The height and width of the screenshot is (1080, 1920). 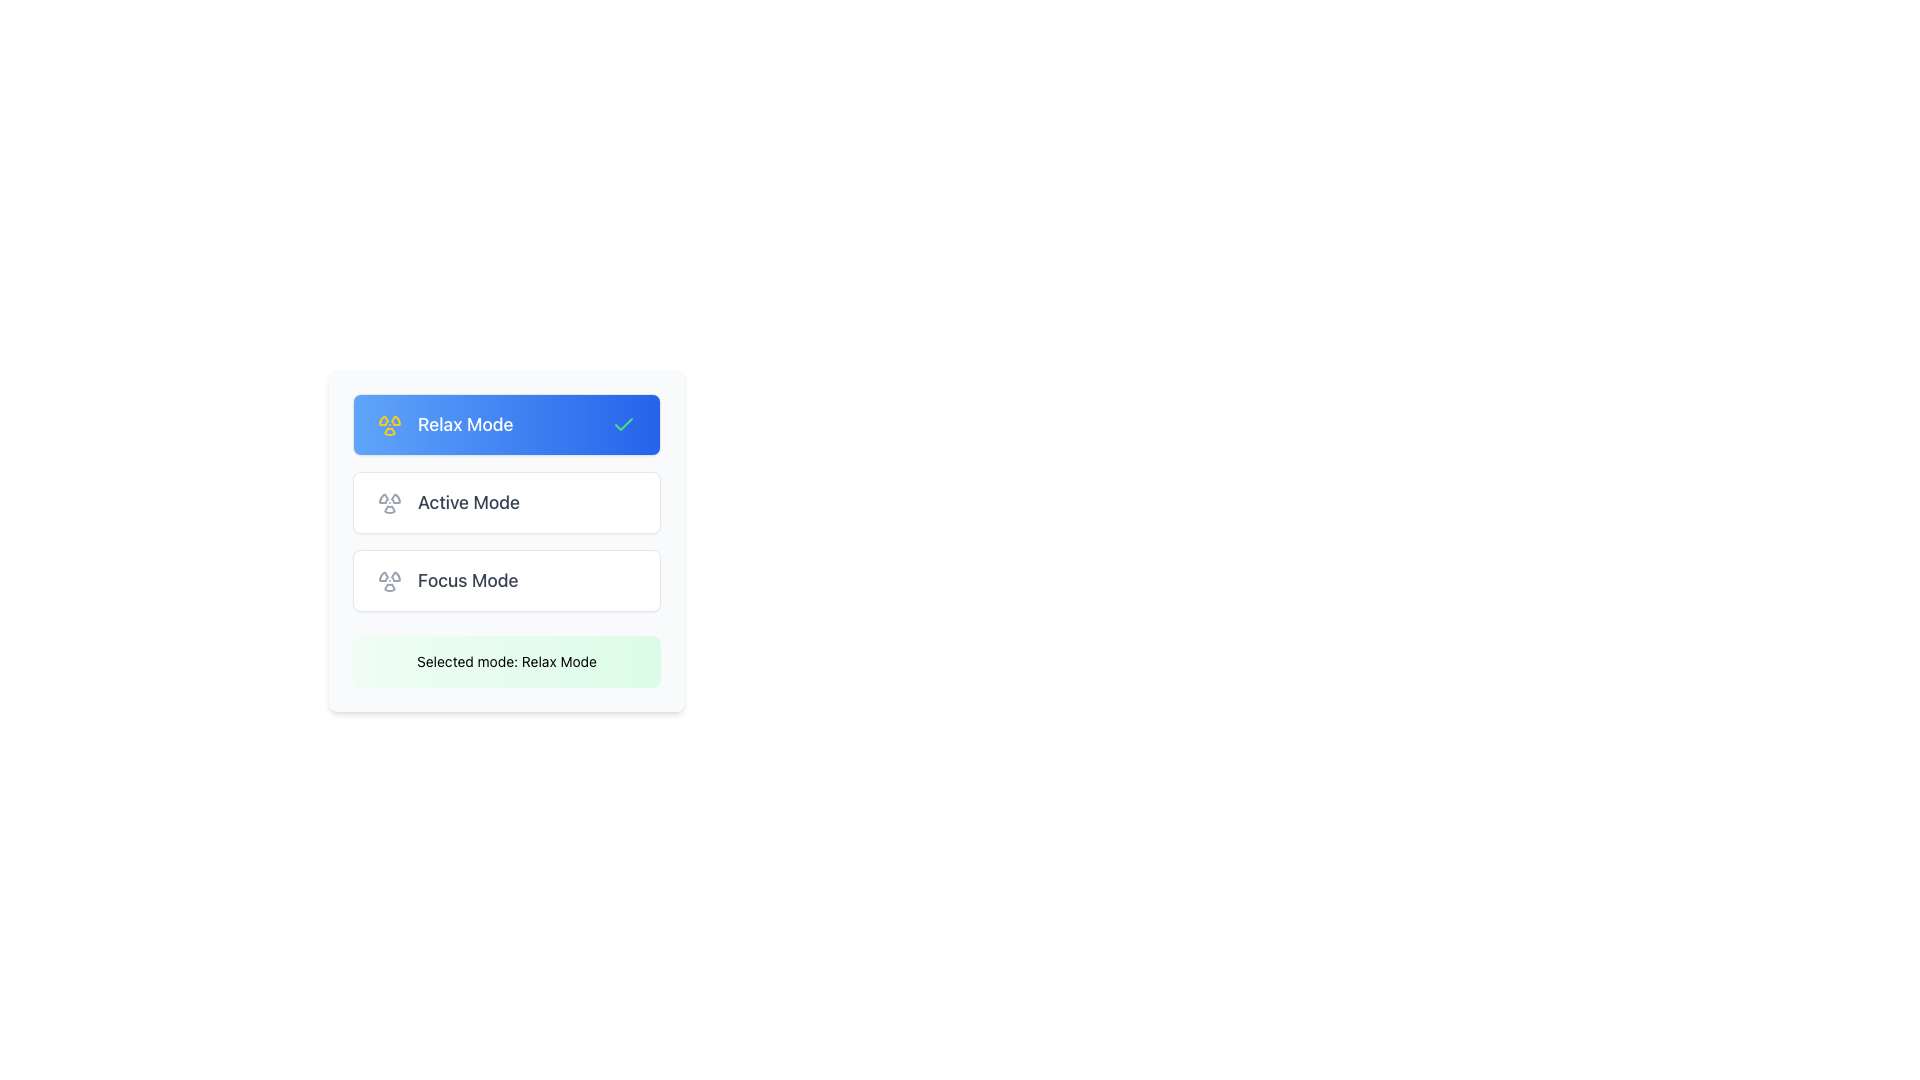 What do you see at coordinates (507, 423) in the screenshot?
I see `the 'Relax Mode' button, which is a rectangular button with a blue gradient background and features a yellow radiation icon and a green checkmark, positioned above the 'Active Mode' and 'Focus Mode' buttons` at bounding box center [507, 423].